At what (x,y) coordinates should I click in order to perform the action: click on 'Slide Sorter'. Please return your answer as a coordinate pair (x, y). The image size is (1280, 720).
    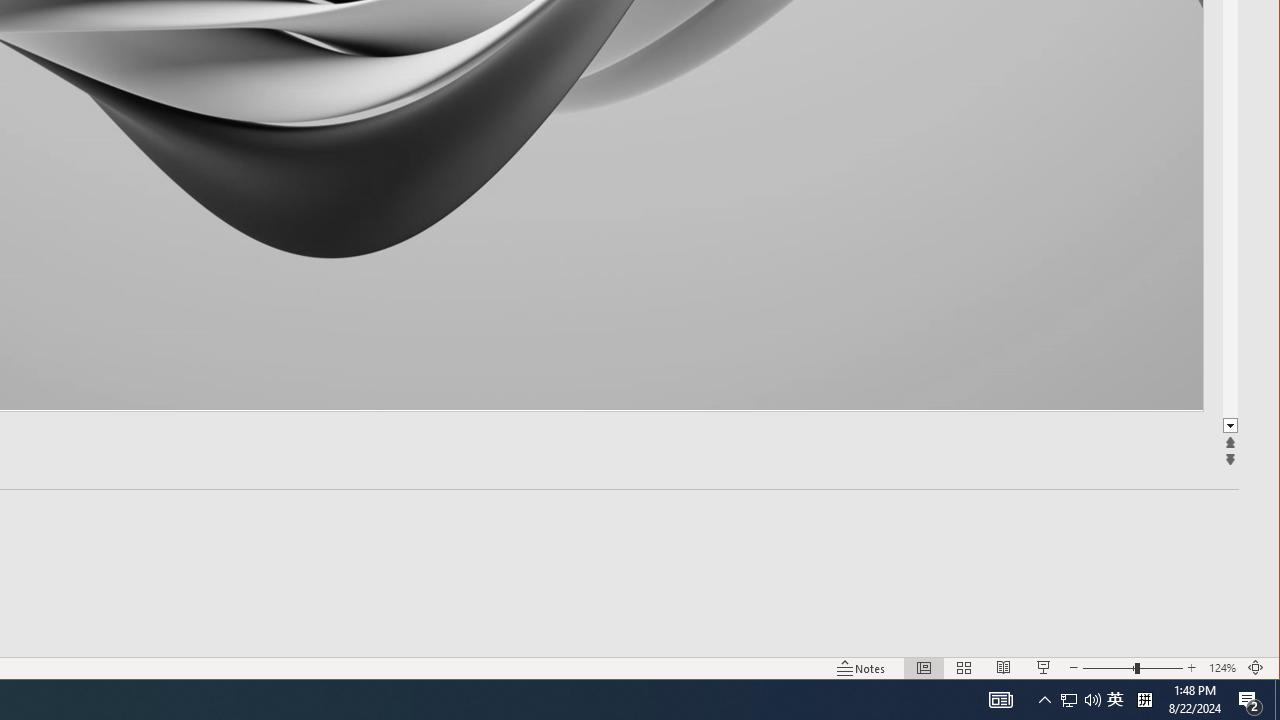
    Looking at the image, I should click on (964, 668).